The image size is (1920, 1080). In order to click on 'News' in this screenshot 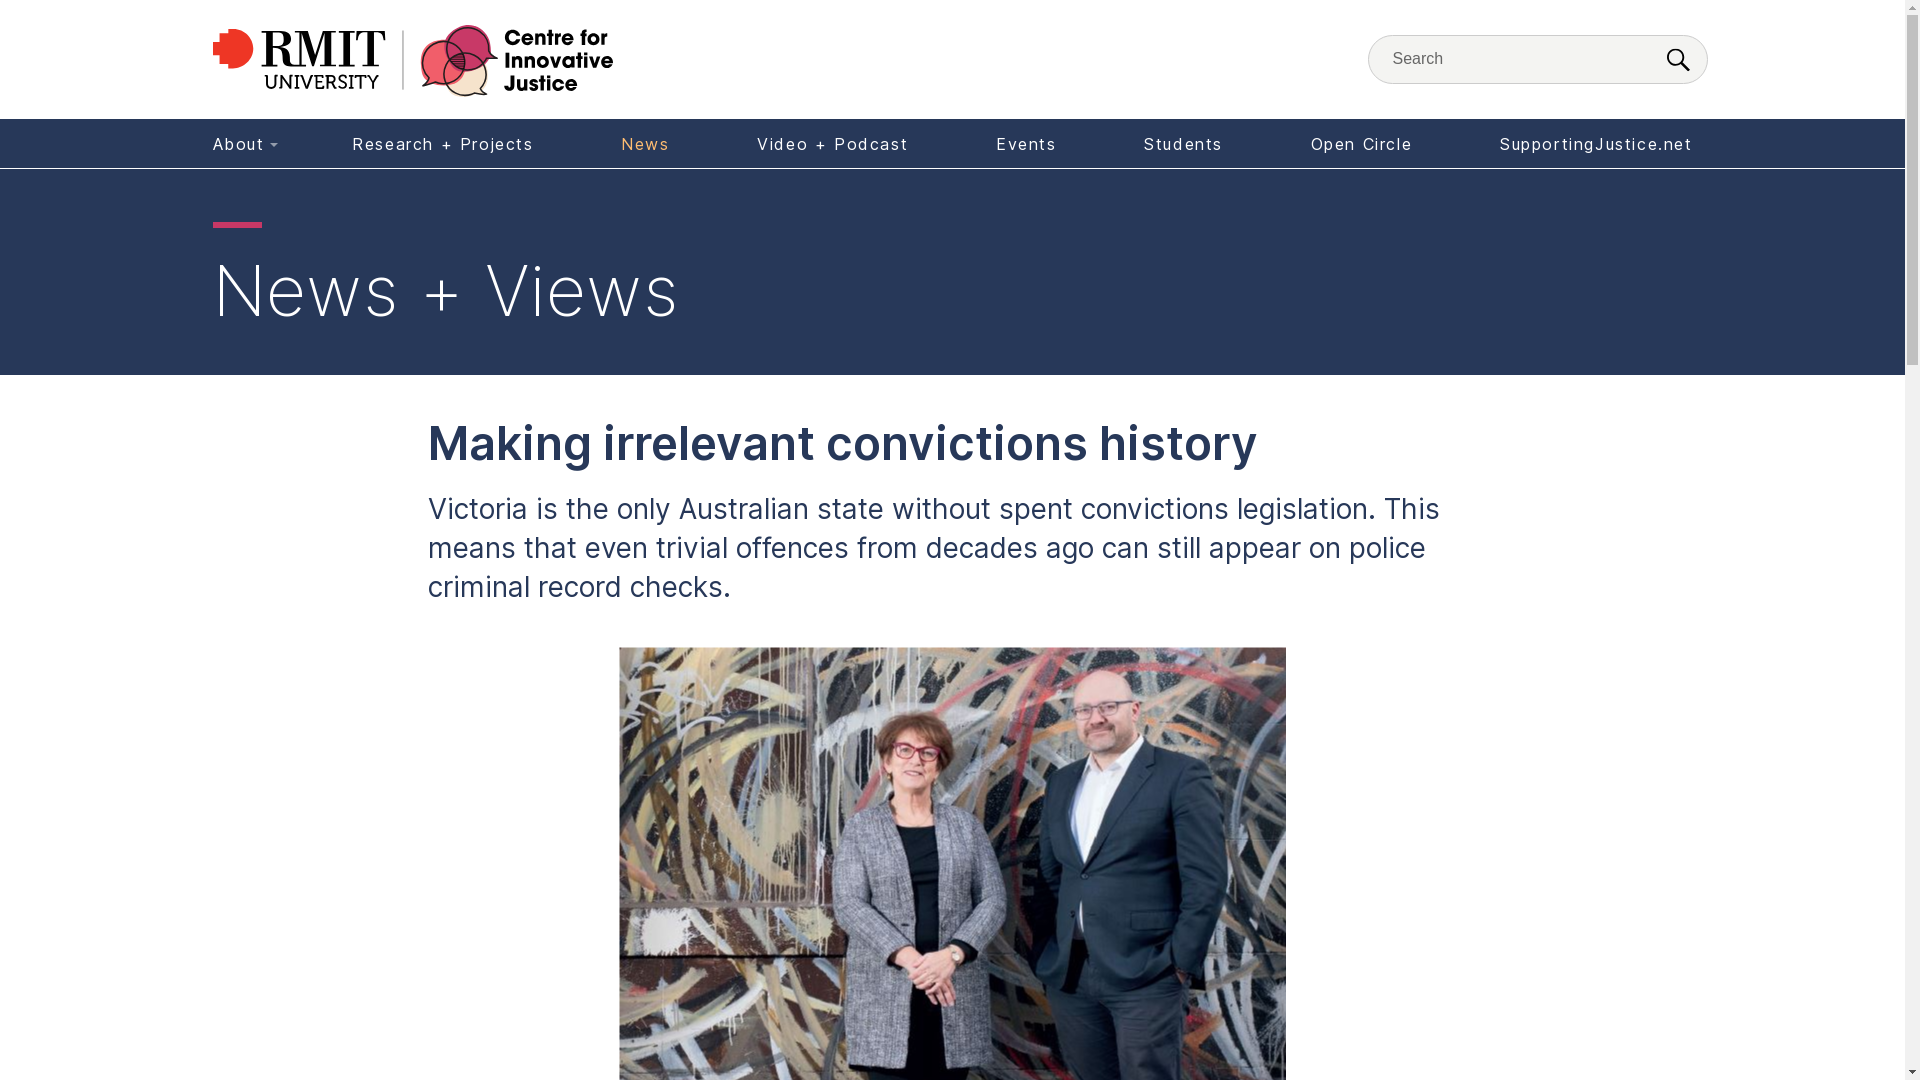, I will do `click(644, 142)`.